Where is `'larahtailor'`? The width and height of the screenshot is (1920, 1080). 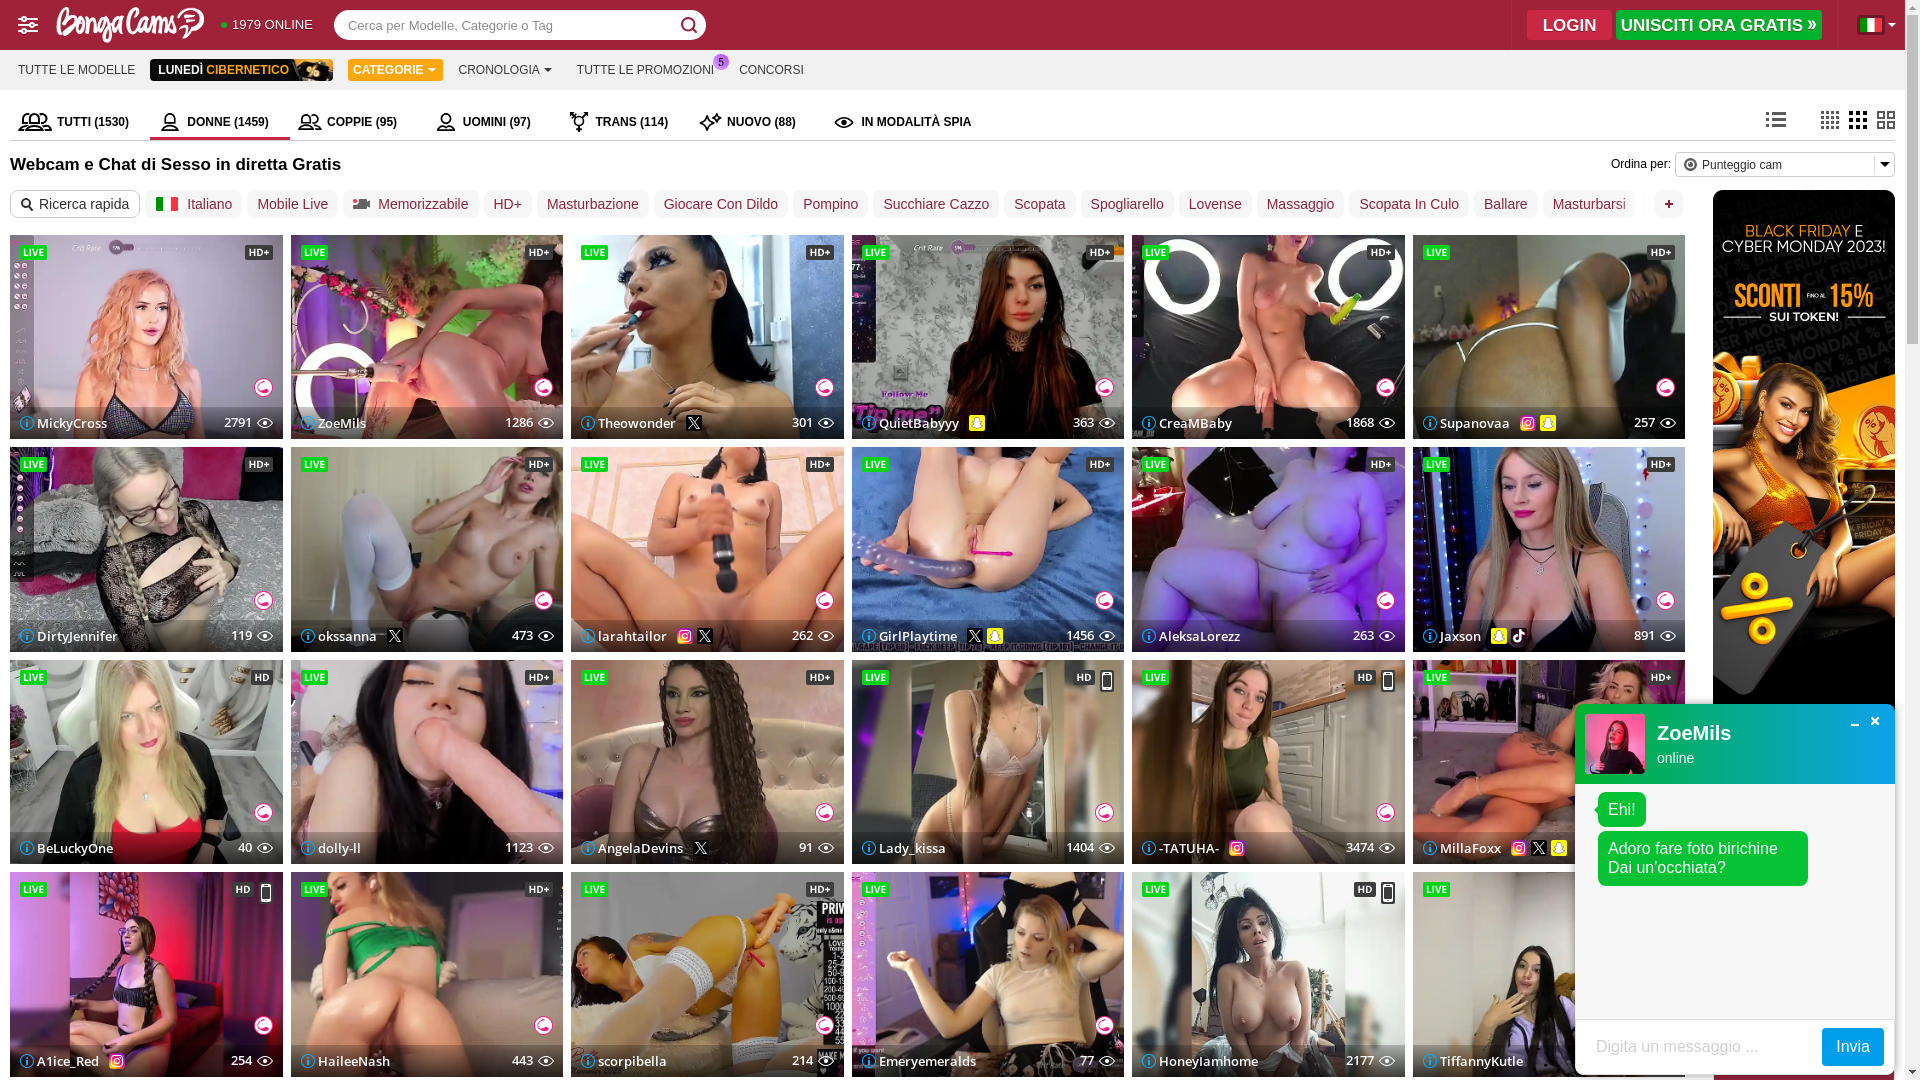 'larahtailor' is located at coordinates (623, 636).